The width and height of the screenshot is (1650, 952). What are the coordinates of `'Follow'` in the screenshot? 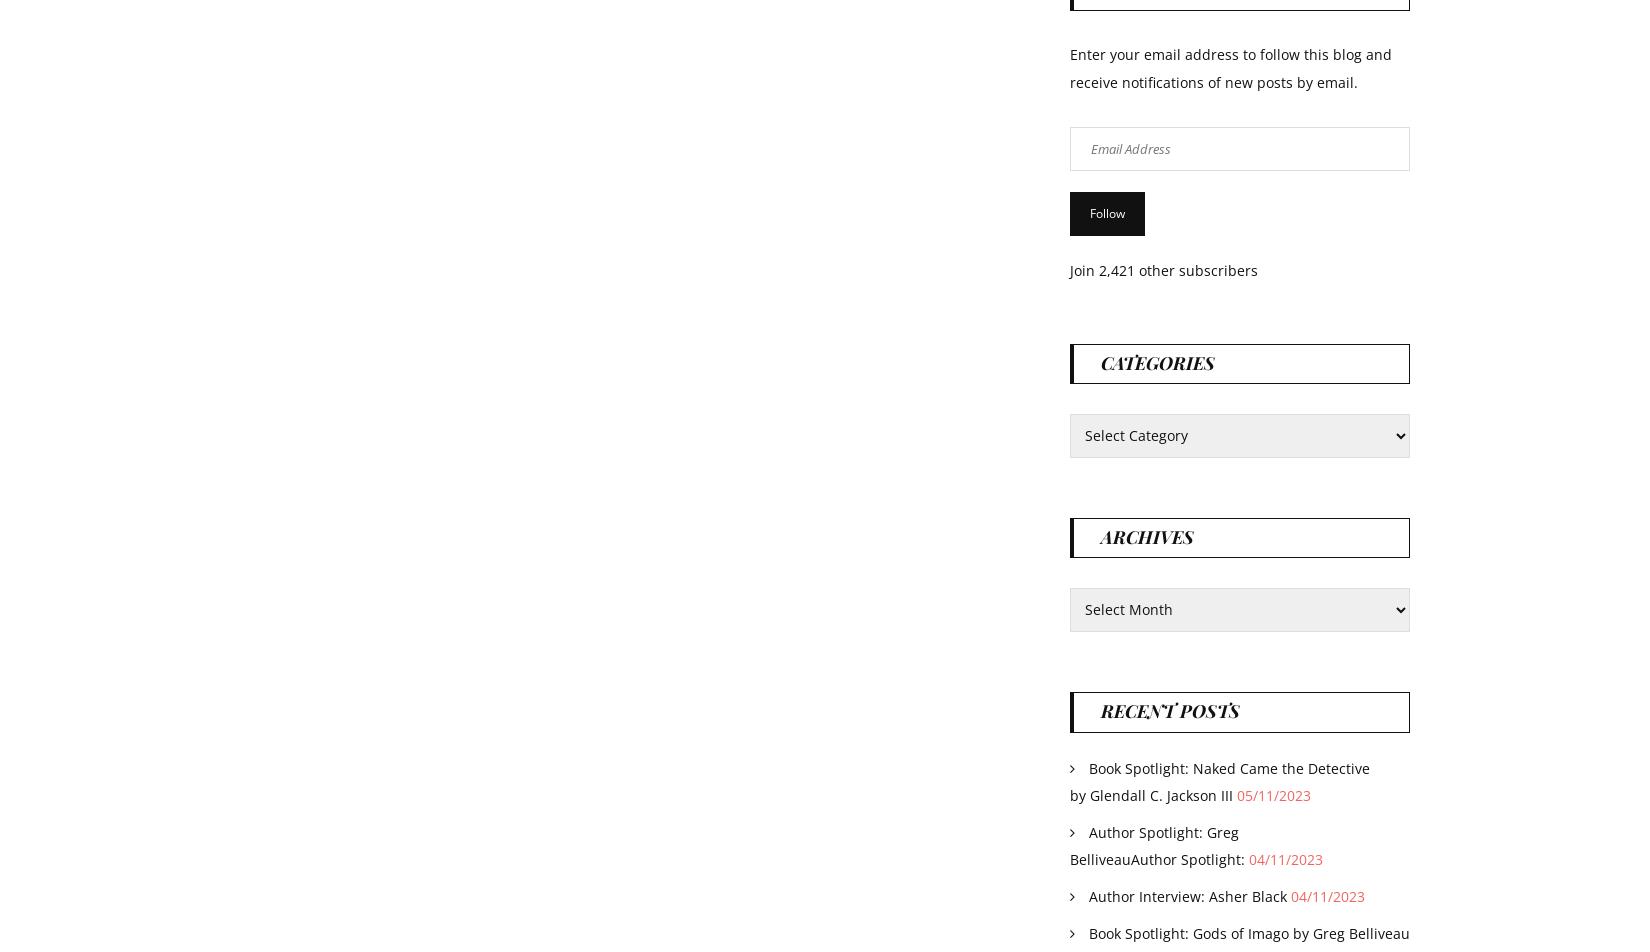 It's located at (1107, 212).